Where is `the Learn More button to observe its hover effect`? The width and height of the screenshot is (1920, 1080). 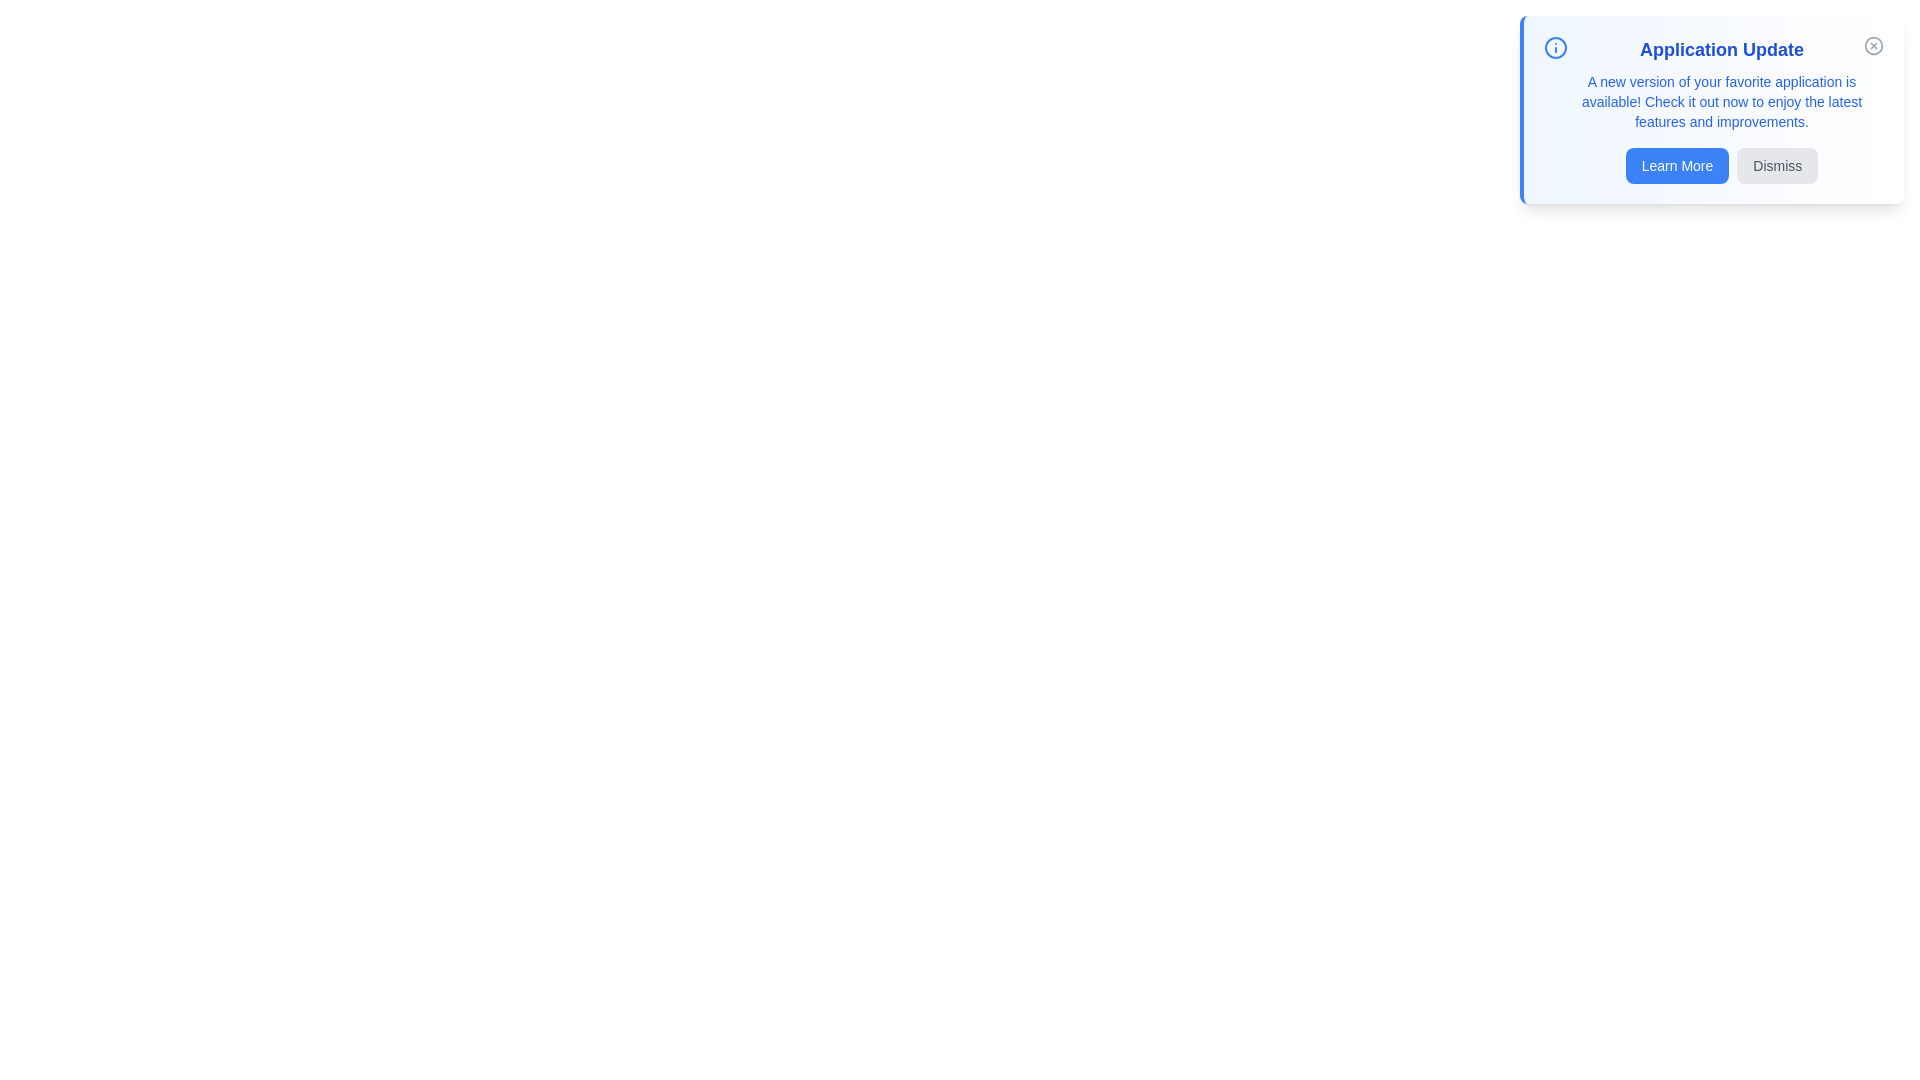 the Learn More button to observe its hover effect is located at coordinates (1677, 164).